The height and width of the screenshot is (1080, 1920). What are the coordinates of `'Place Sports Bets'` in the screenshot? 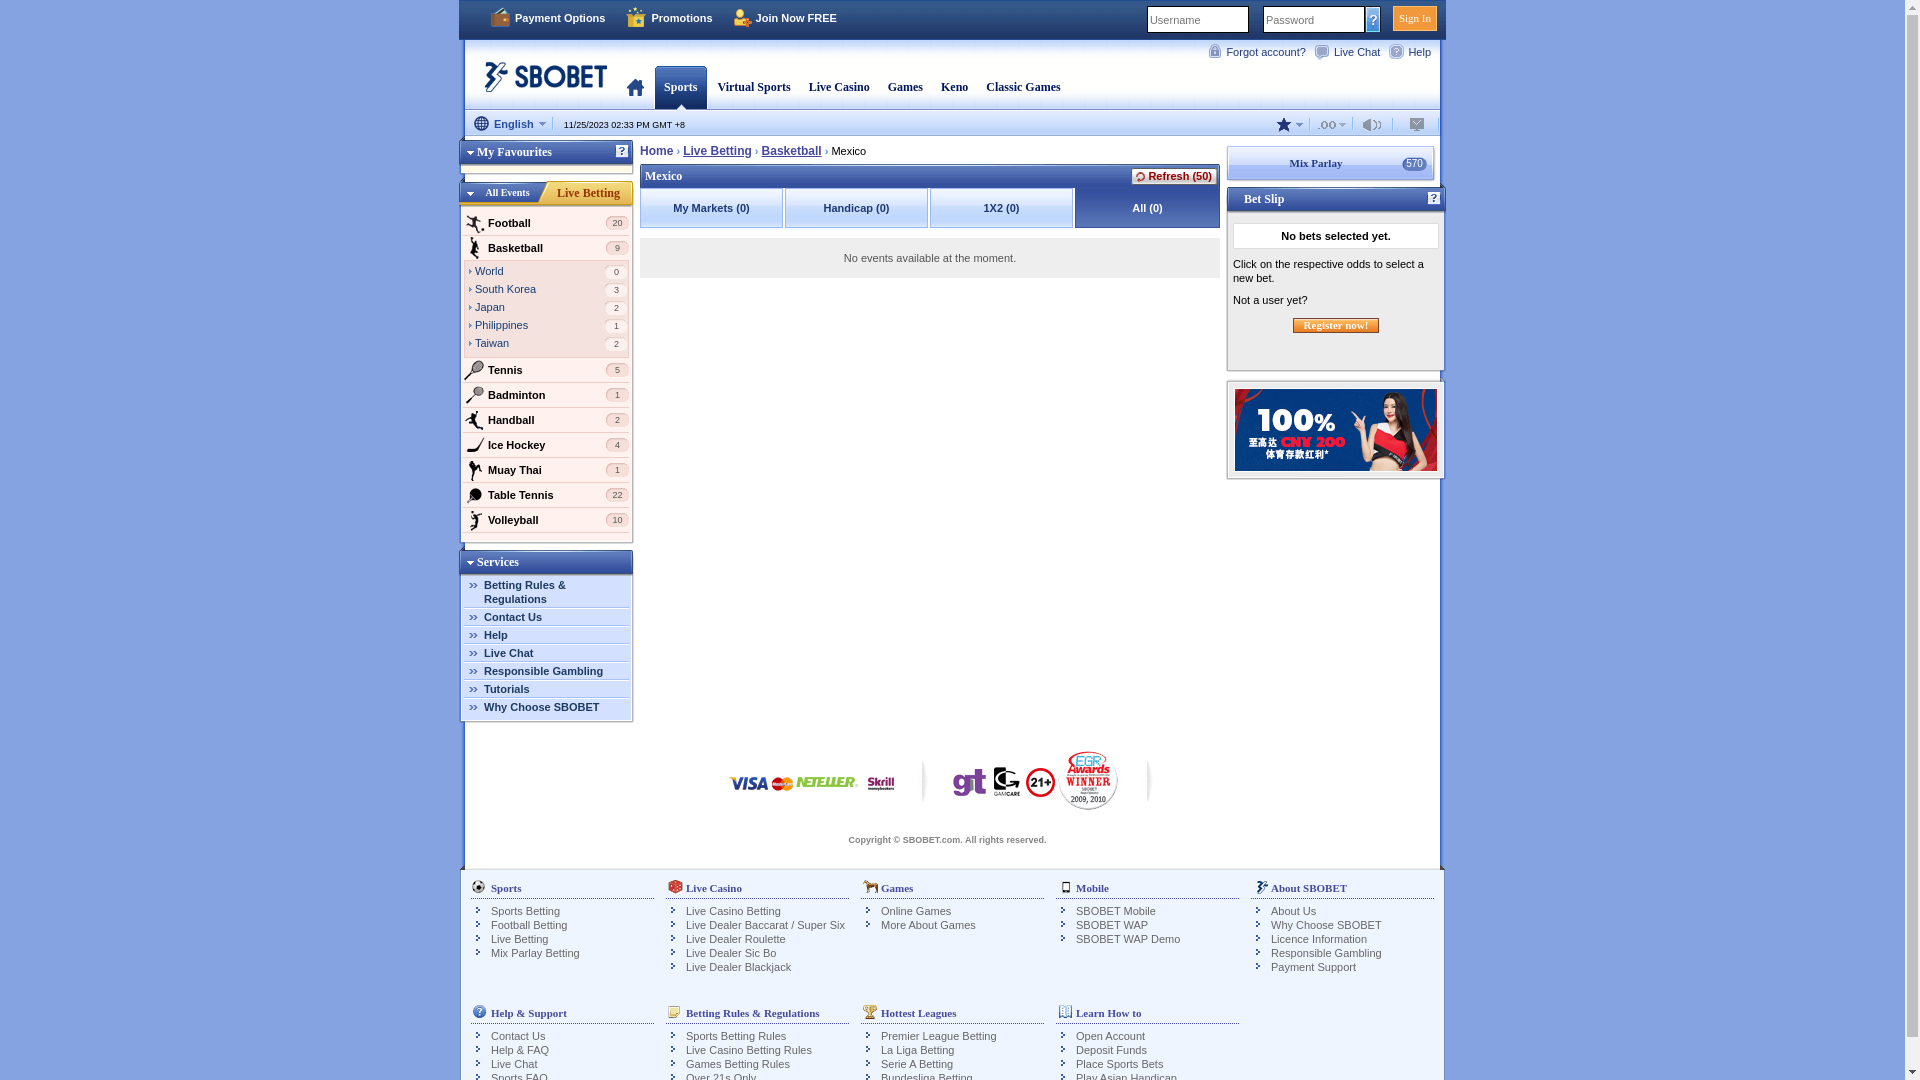 It's located at (1074, 1063).